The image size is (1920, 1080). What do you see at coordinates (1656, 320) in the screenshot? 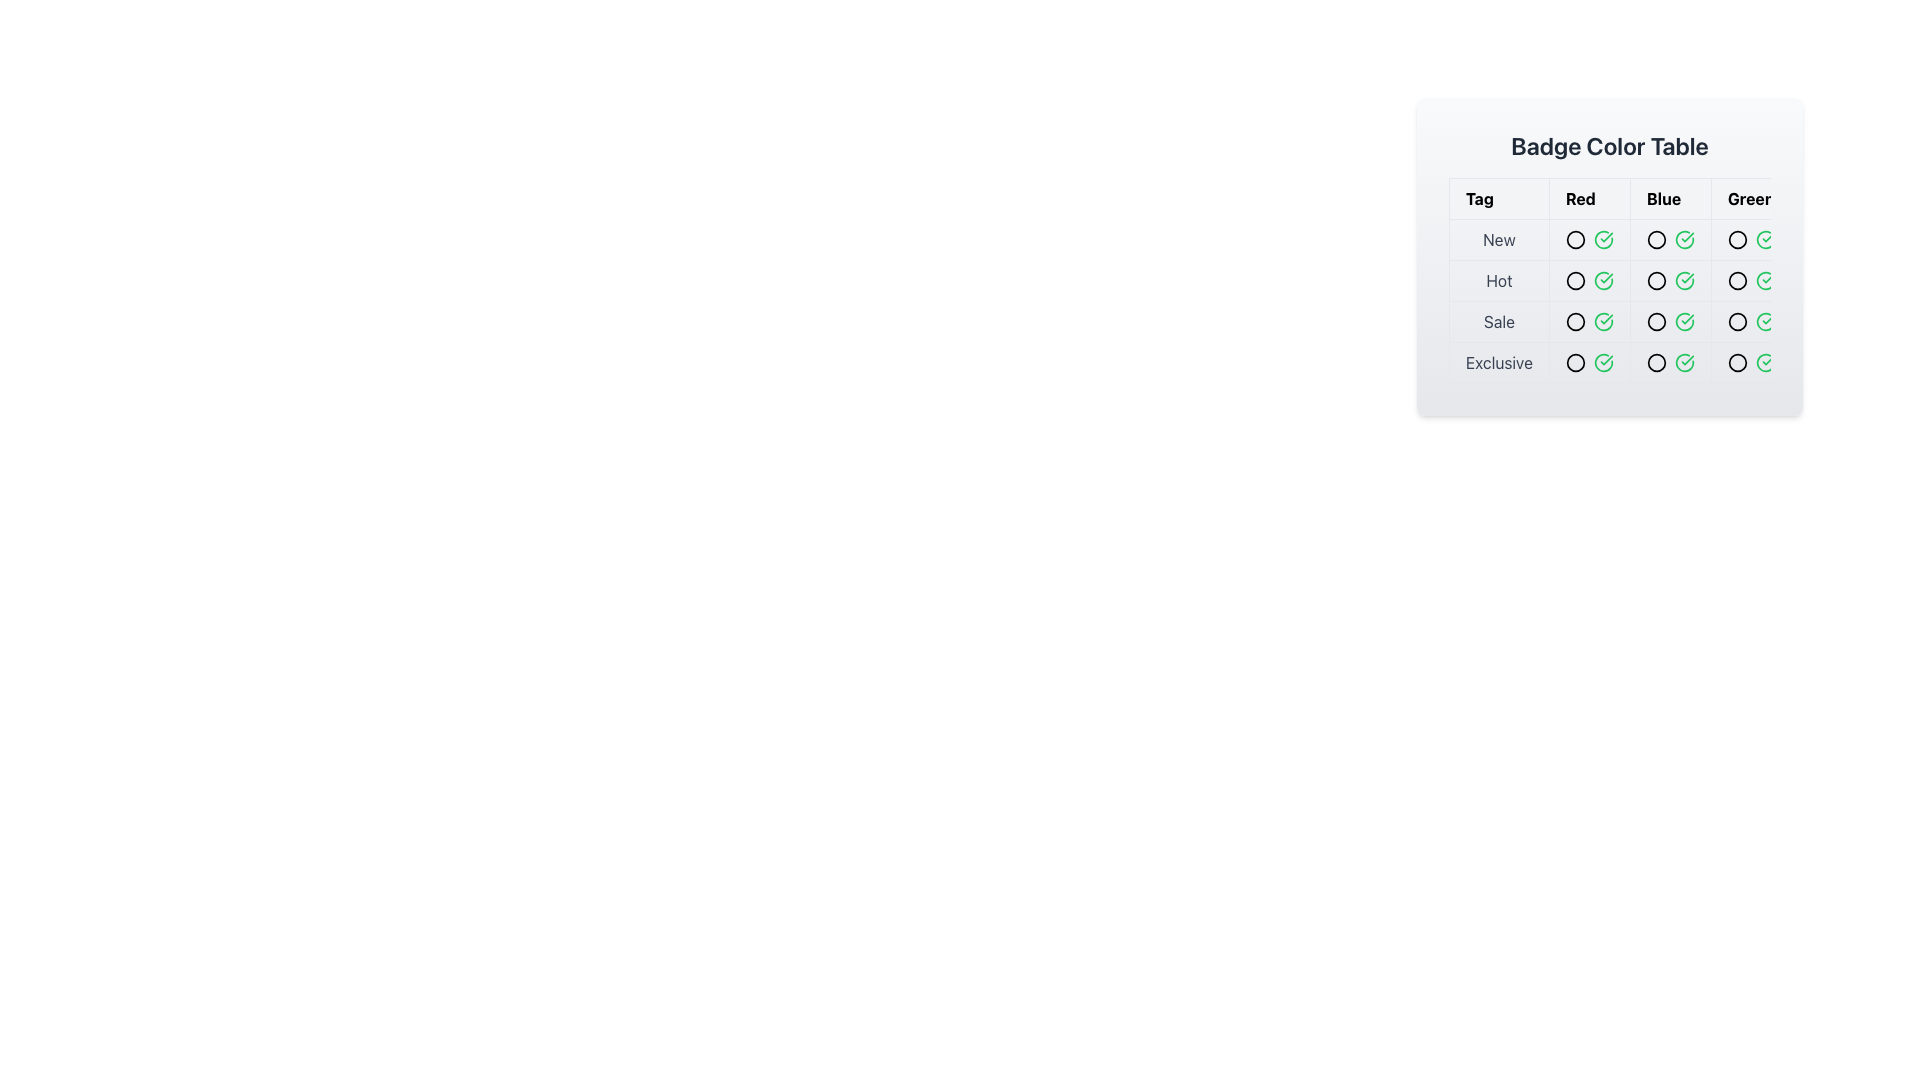
I see `the static circular icon indicating 'Sale' in the 'Blue' category, located in the 'Sale' row of the table` at bounding box center [1656, 320].